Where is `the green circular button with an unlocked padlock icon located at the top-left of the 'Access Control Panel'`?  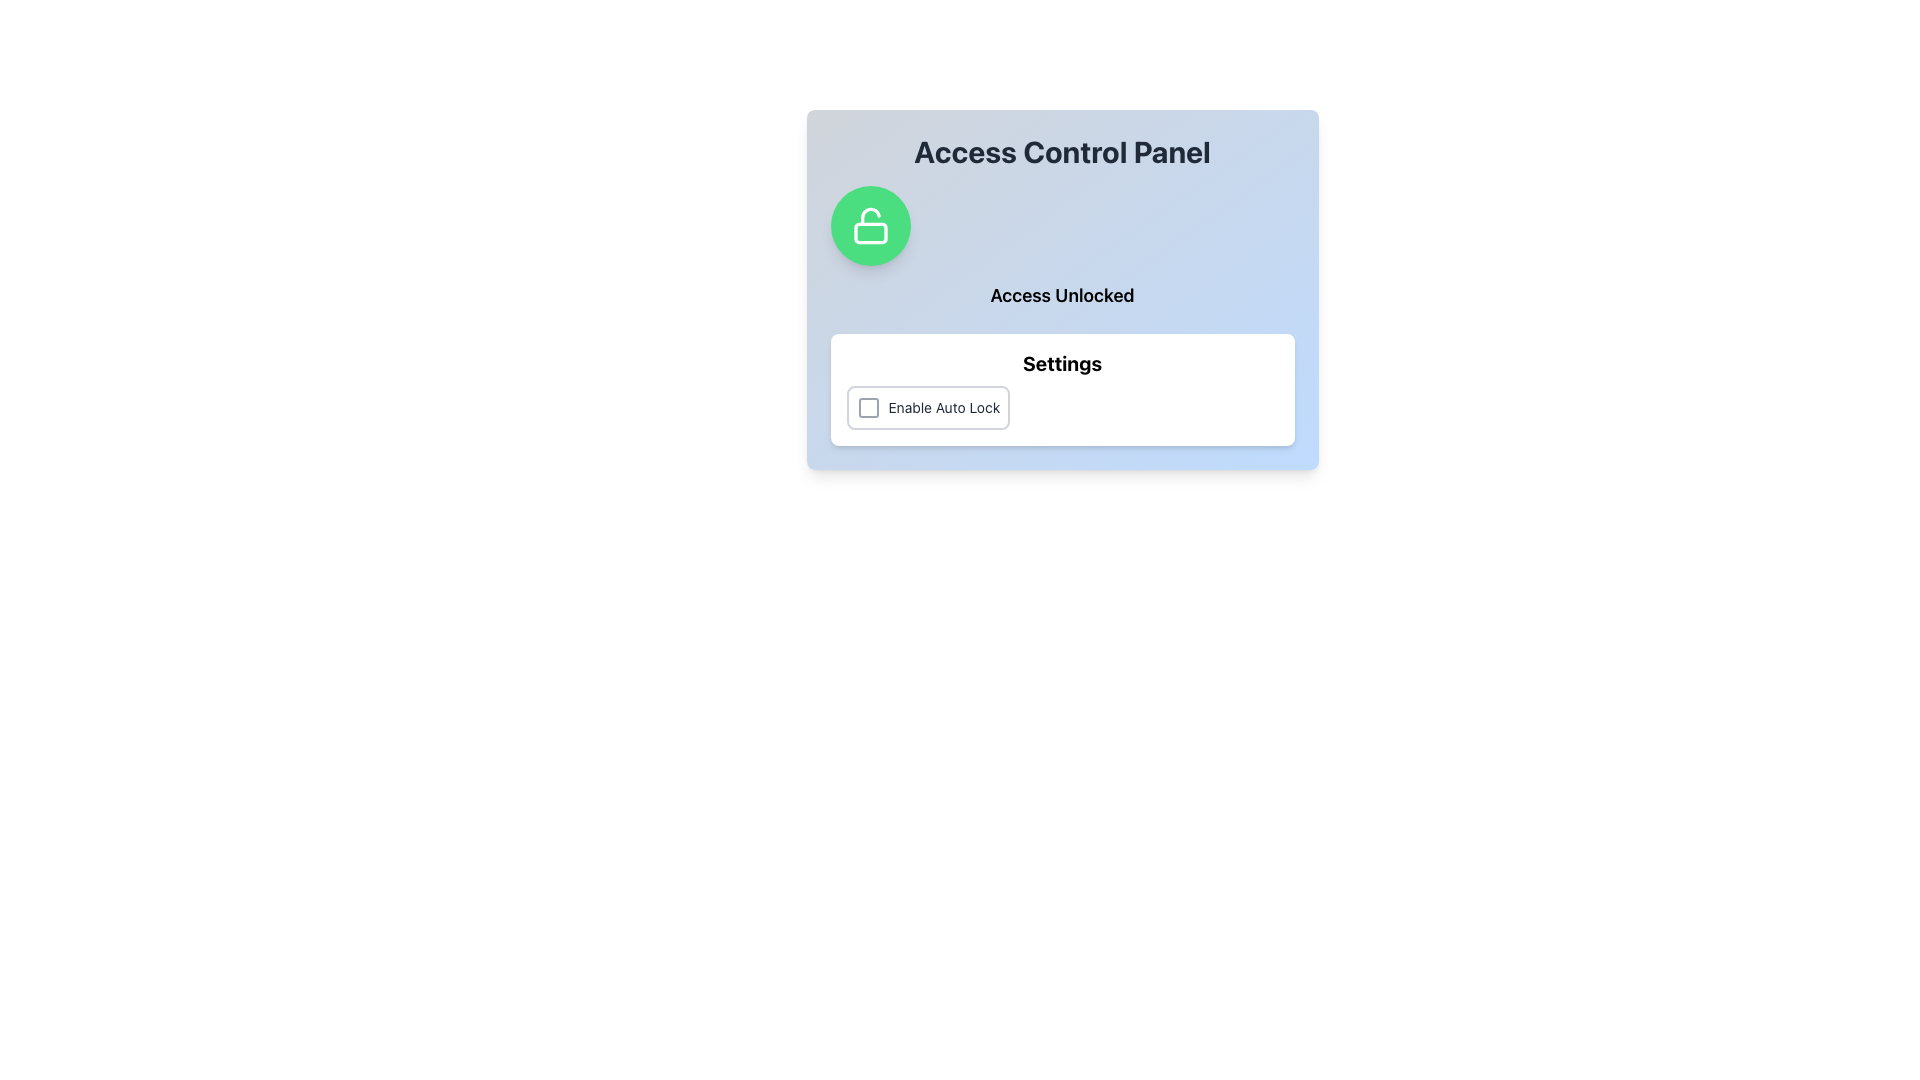 the green circular button with an unlocked padlock icon located at the top-left of the 'Access Control Panel' is located at coordinates (870, 225).